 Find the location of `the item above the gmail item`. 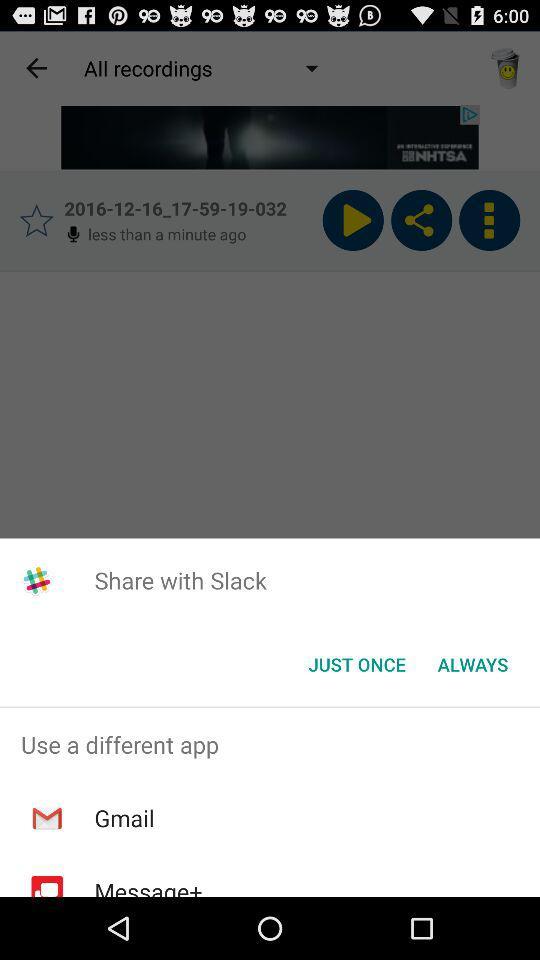

the item above the gmail item is located at coordinates (270, 743).